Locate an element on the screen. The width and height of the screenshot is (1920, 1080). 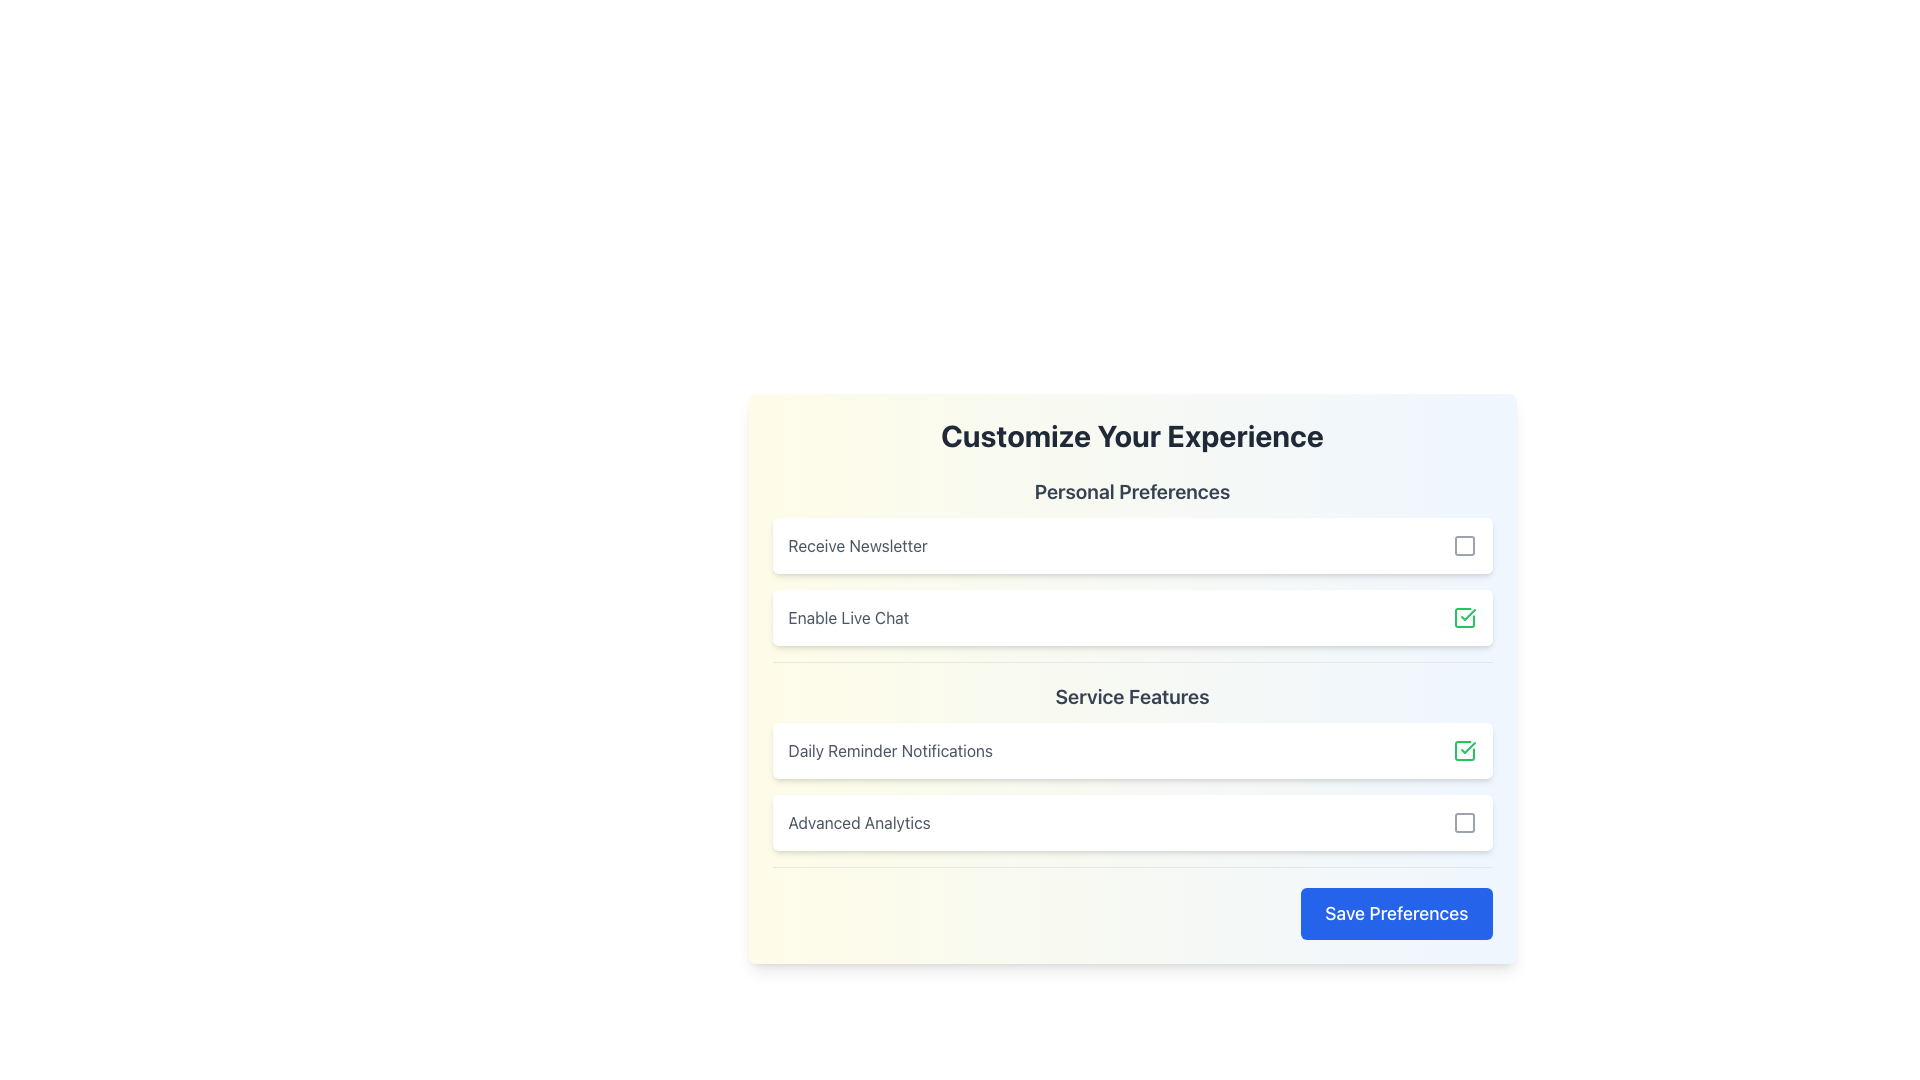
the 'Personal Preferences' text header, which is a bold, larger gray heading located above the options for adjusting personal preferences is located at coordinates (1132, 492).